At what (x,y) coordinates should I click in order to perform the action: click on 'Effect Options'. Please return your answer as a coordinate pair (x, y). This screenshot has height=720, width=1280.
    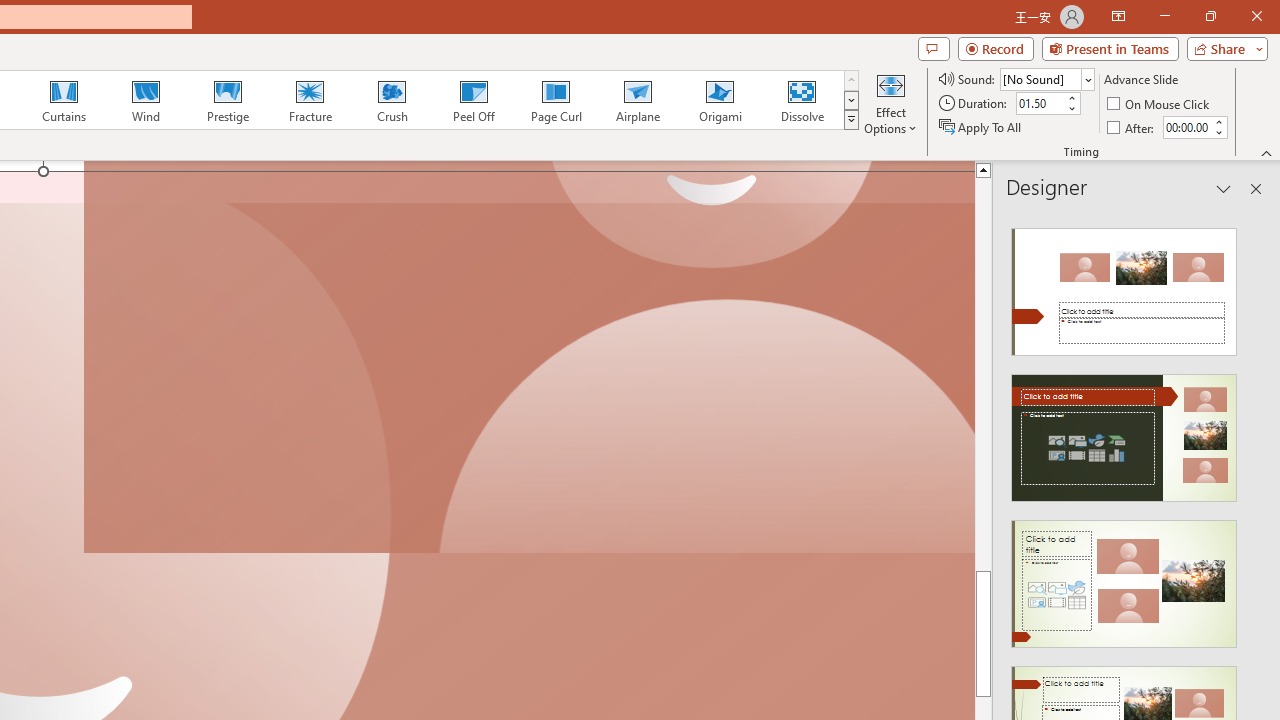
    Looking at the image, I should click on (889, 103).